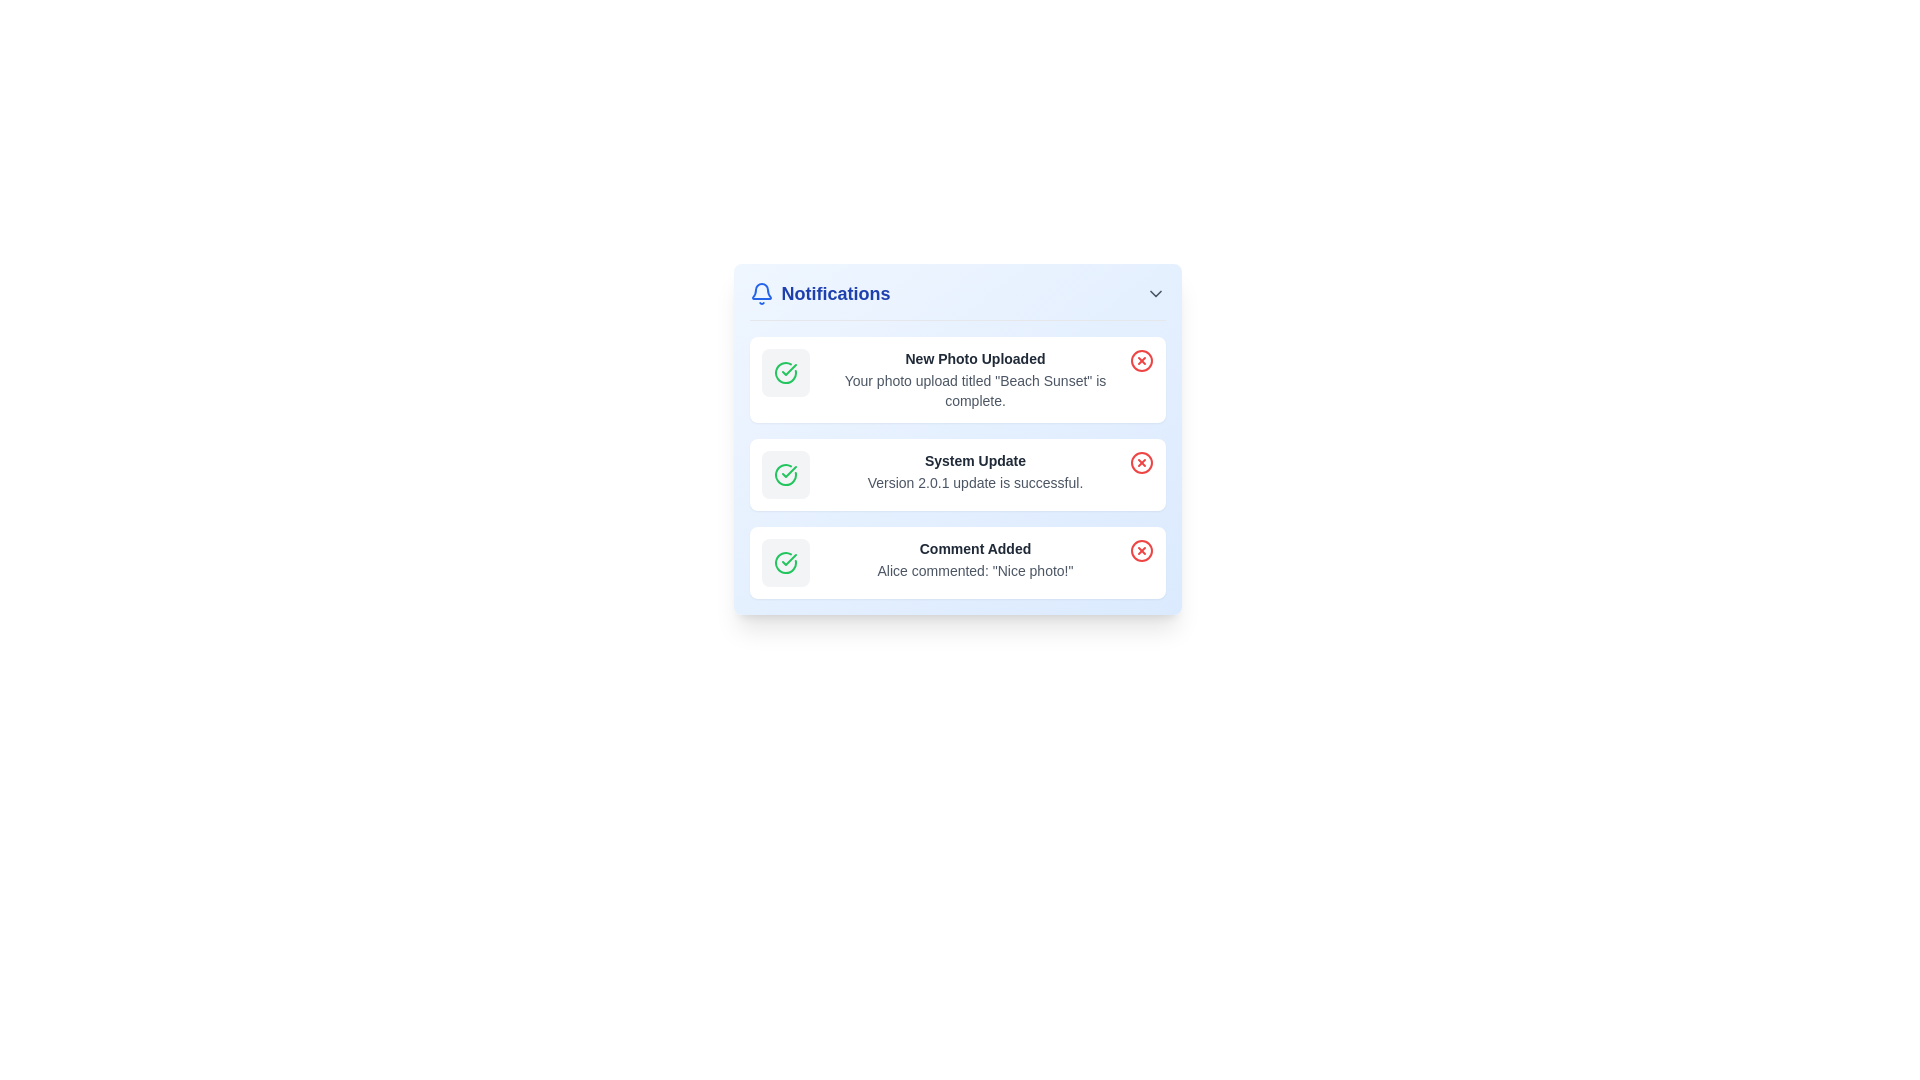 This screenshot has height=1080, width=1920. I want to click on the circular graphic that functions as the close/delete button for the 'New Photo Uploaded' notification located in the topmost row of the notification list, to the far right of the row, so click(1141, 361).